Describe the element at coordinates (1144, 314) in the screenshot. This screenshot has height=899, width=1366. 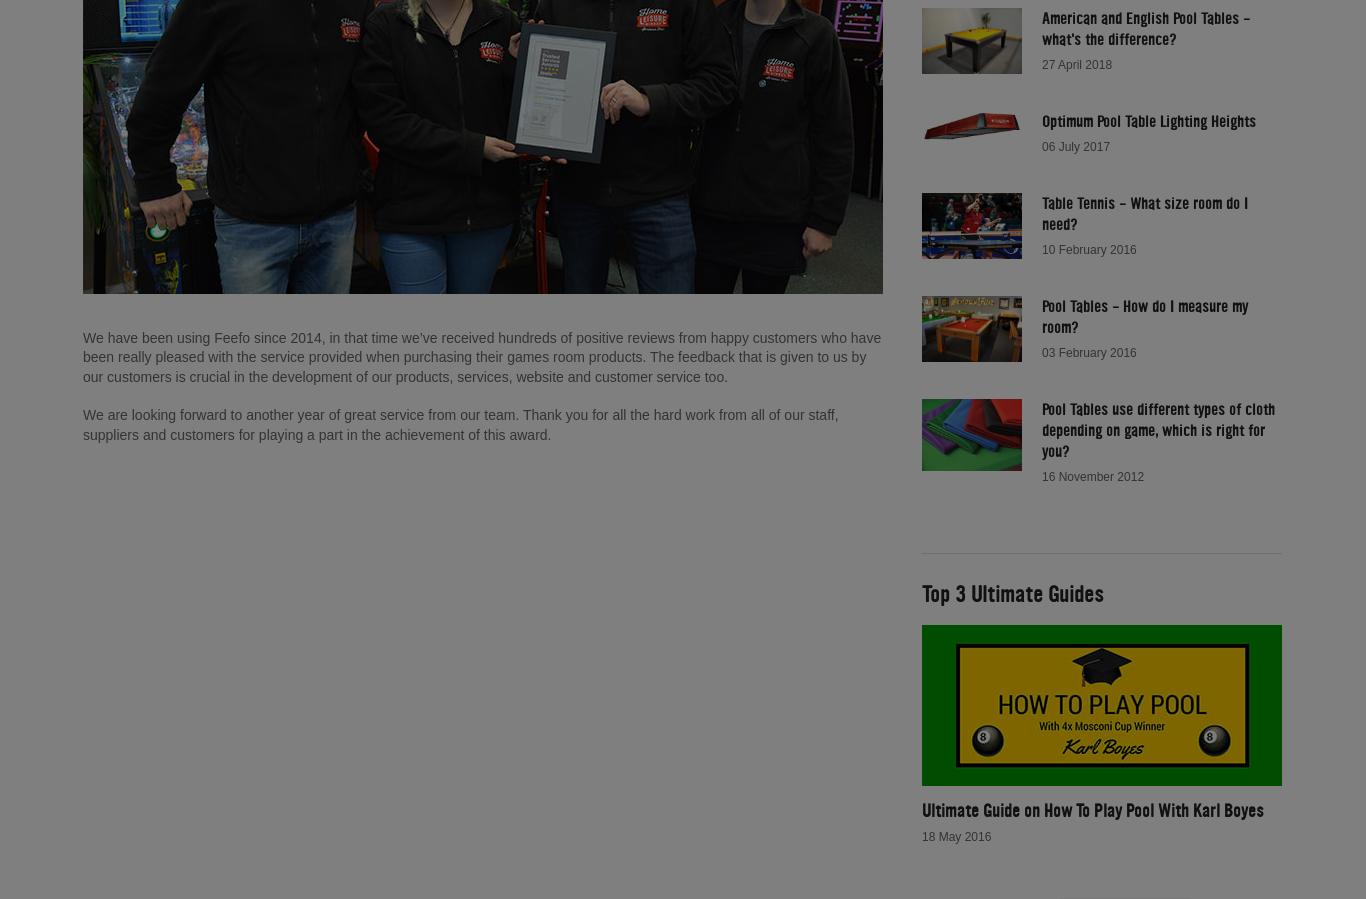
I see `'Pool Tables - How do I measure my room?'` at that location.